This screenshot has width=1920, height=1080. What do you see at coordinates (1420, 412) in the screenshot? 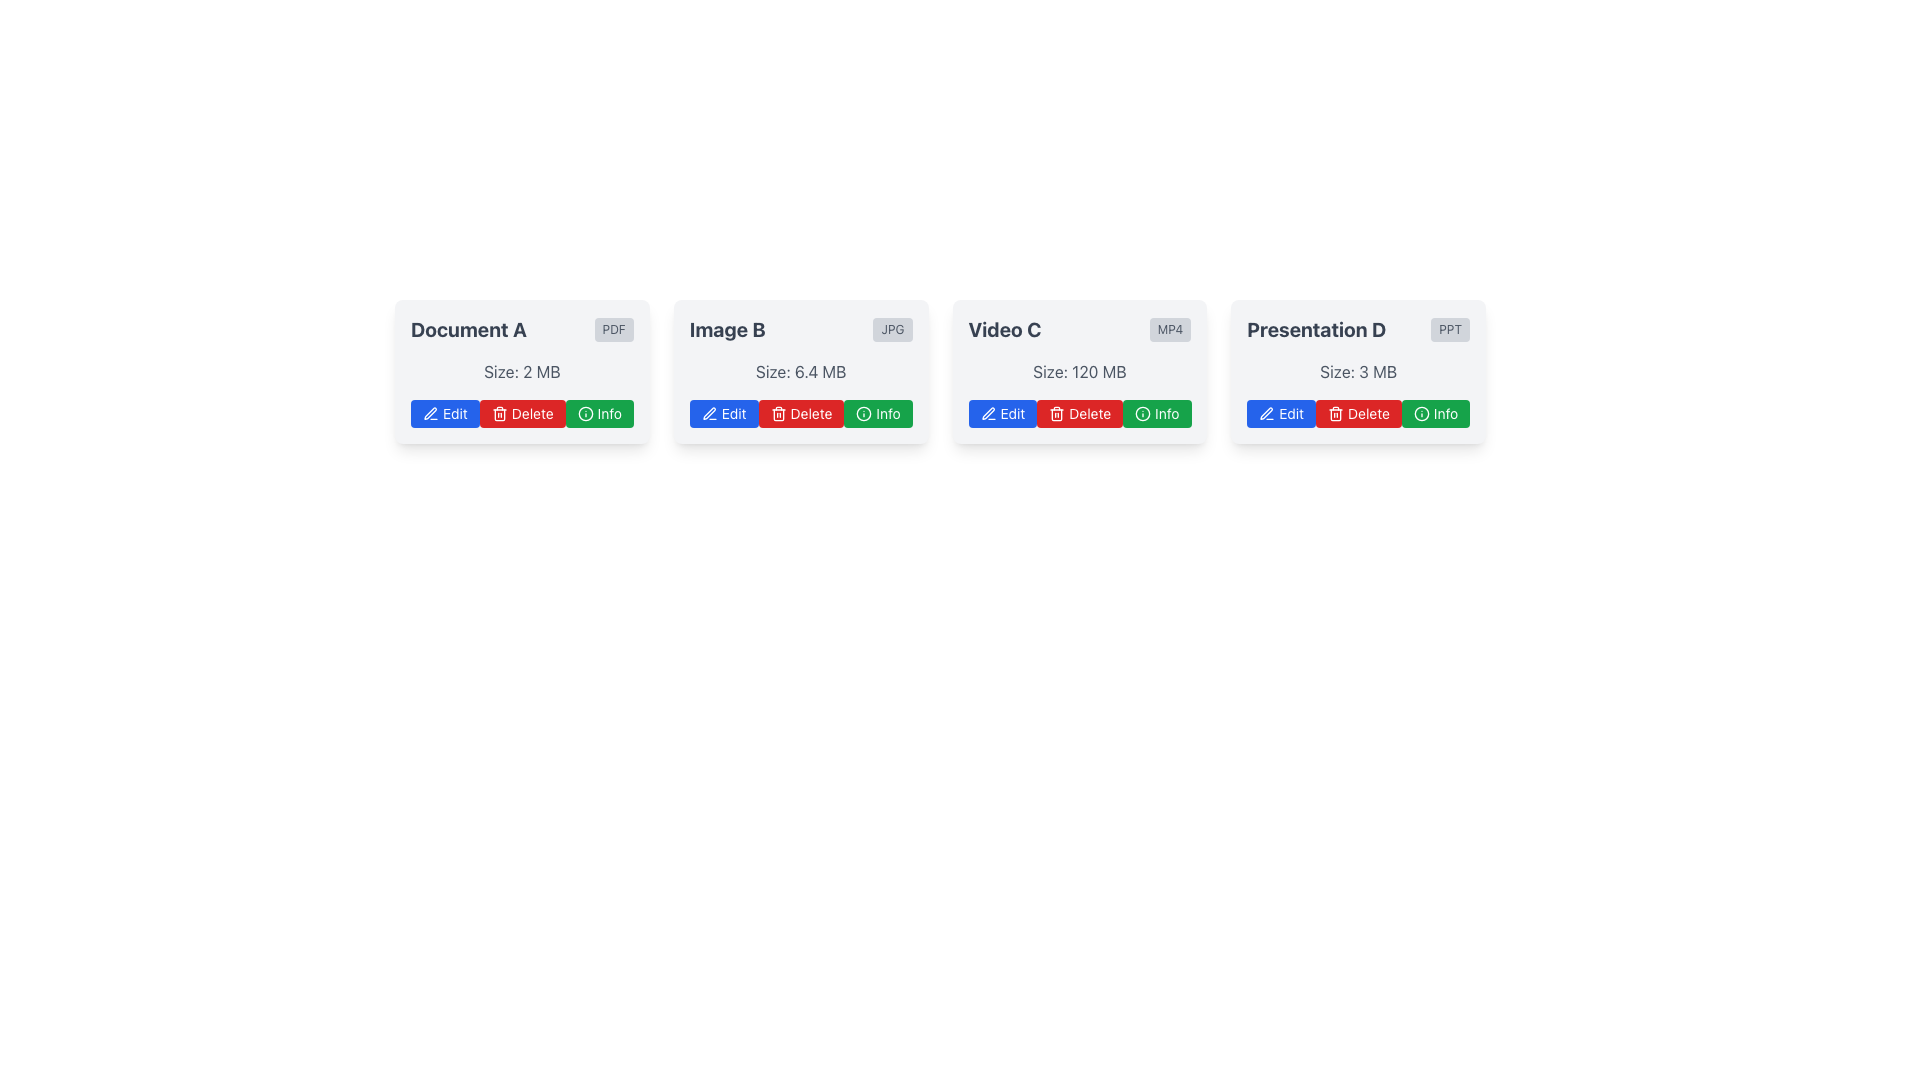
I see `the information indicator icon located to the left of the 'Info' text within the green button at the bottom of the 'Presentation D' block` at bounding box center [1420, 412].